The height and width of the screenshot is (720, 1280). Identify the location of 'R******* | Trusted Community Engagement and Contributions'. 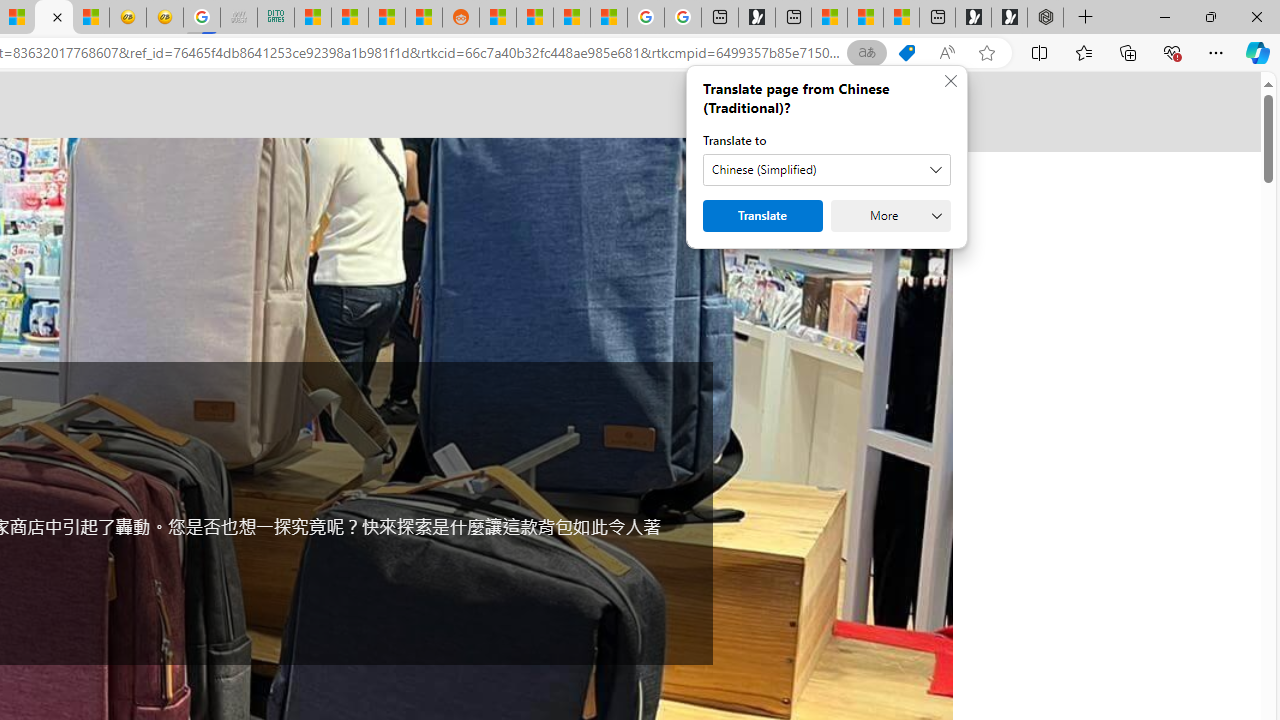
(497, 17).